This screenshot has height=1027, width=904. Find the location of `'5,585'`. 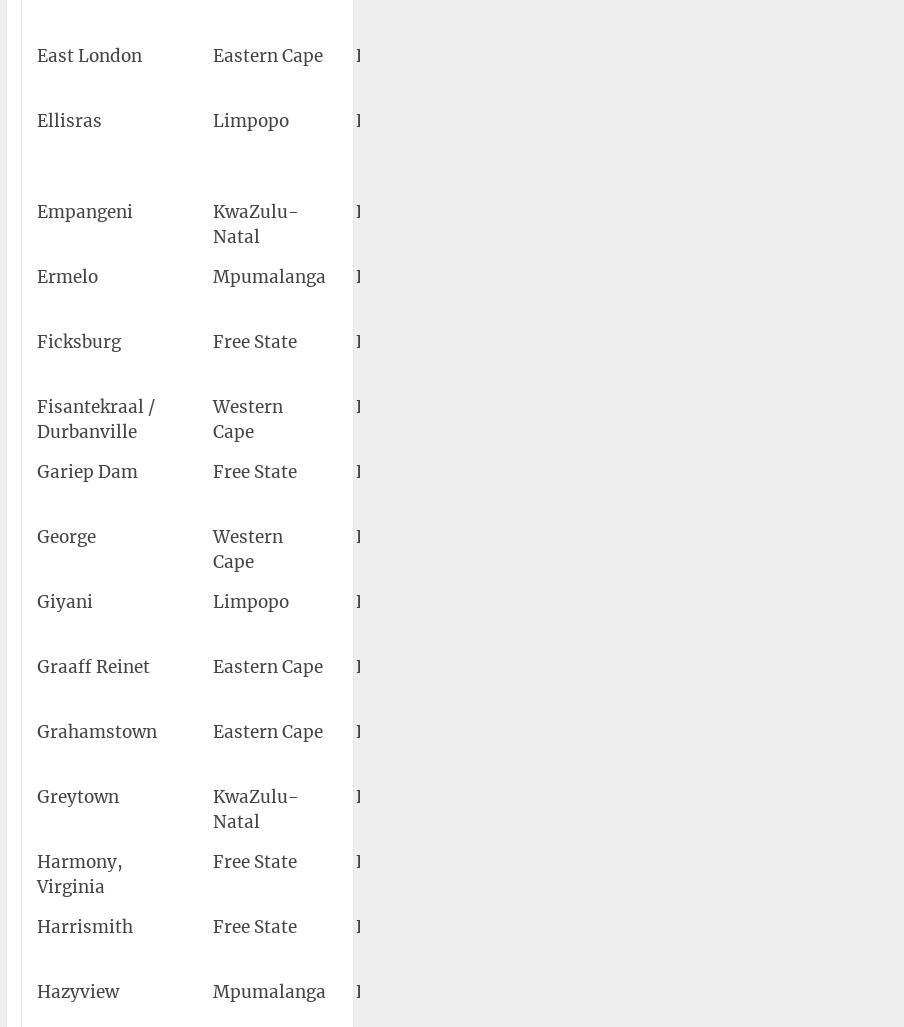

'5,585' is located at coordinates (861, 926).